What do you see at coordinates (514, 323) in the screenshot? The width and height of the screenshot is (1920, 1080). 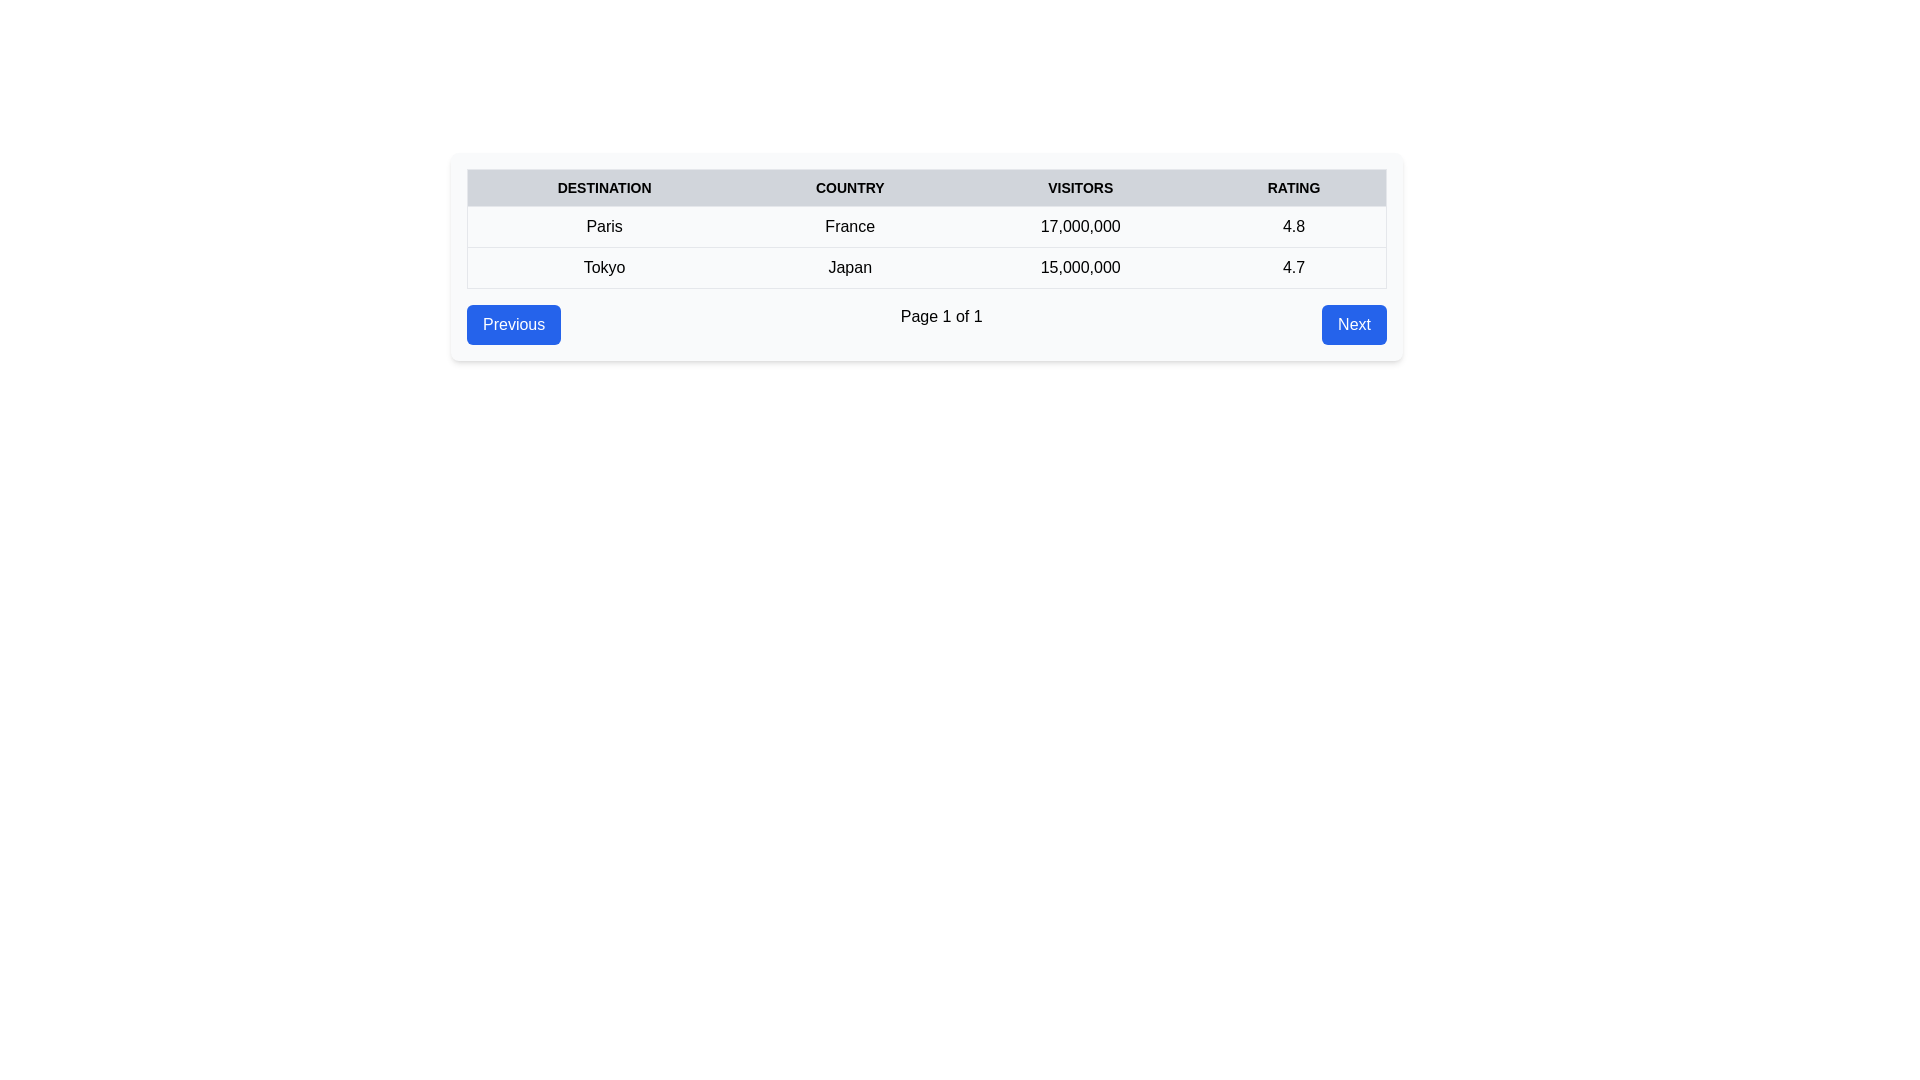 I see `the 'Previous' button, which is a rectangular button with white text on a blue background, located on the leftmost side of the navigation bar beneath the table` at bounding box center [514, 323].